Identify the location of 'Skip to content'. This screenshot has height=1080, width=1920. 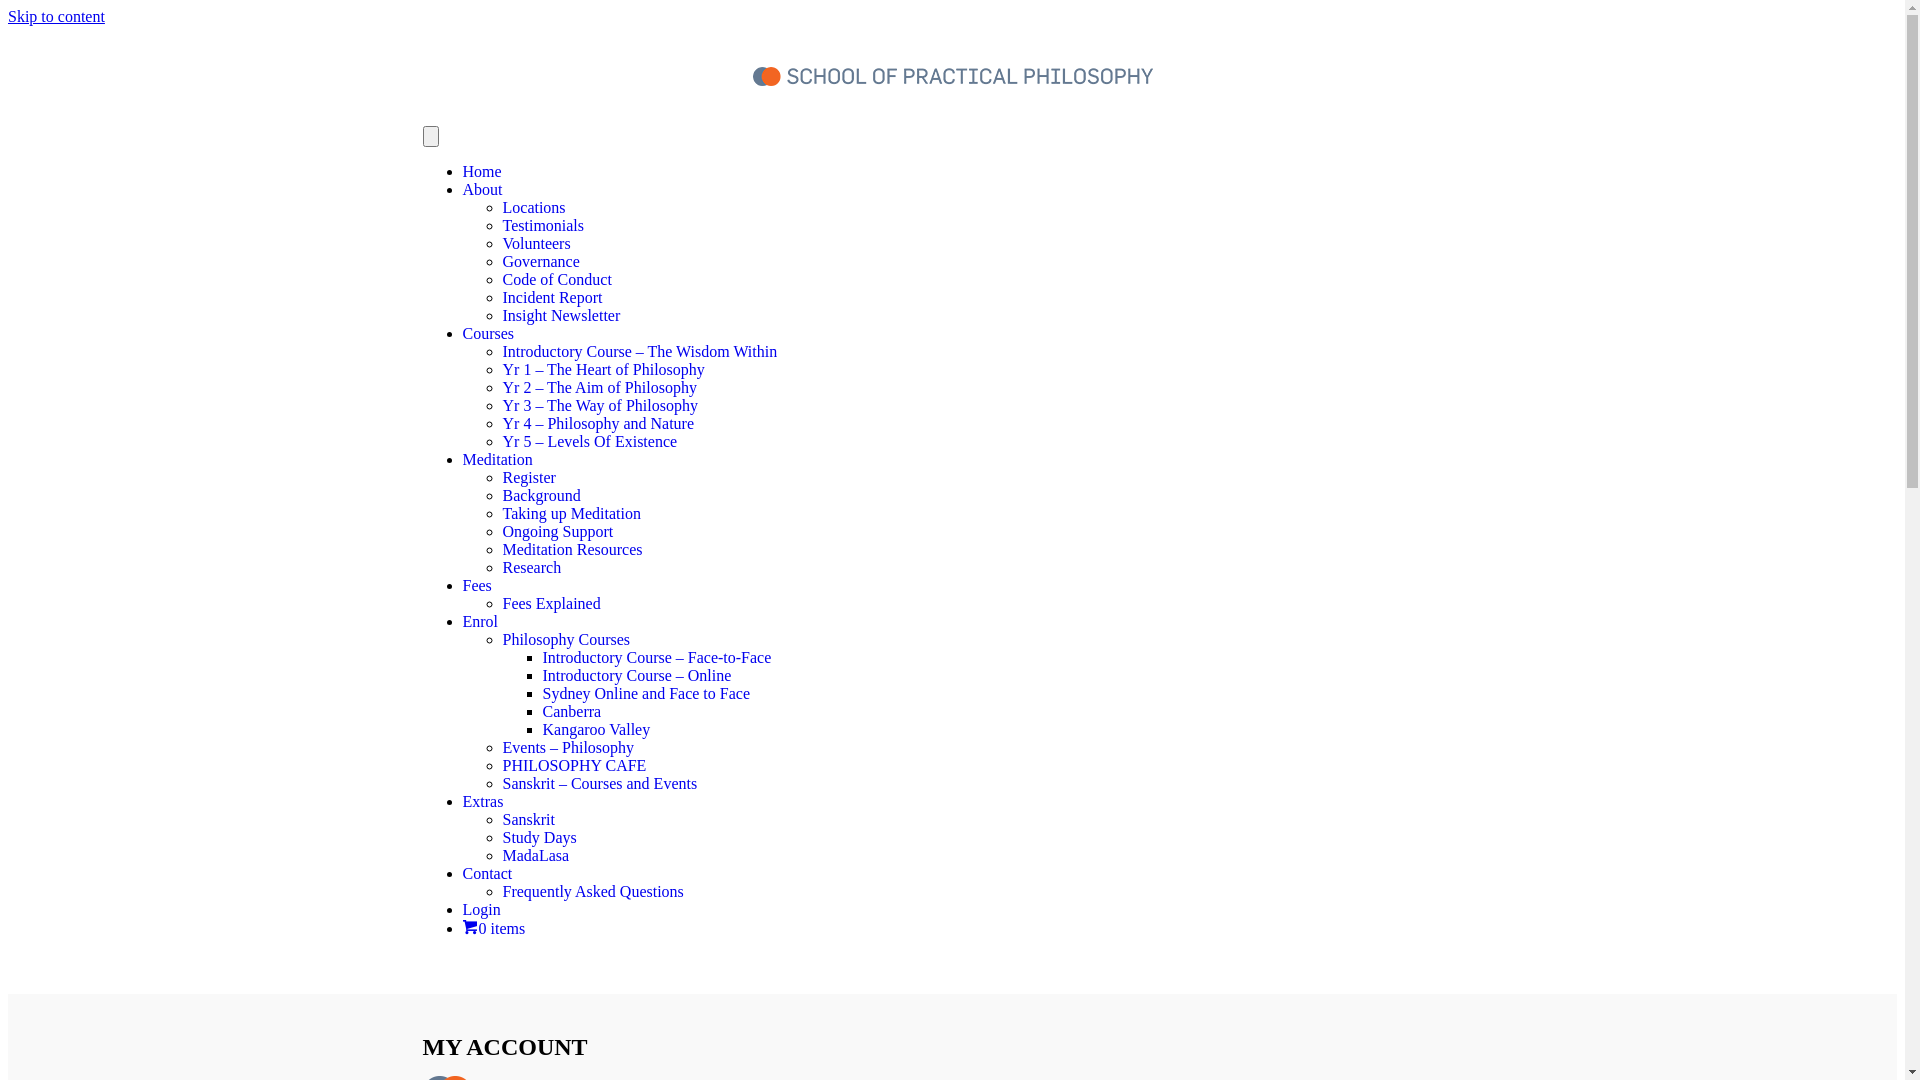
(56, 16).